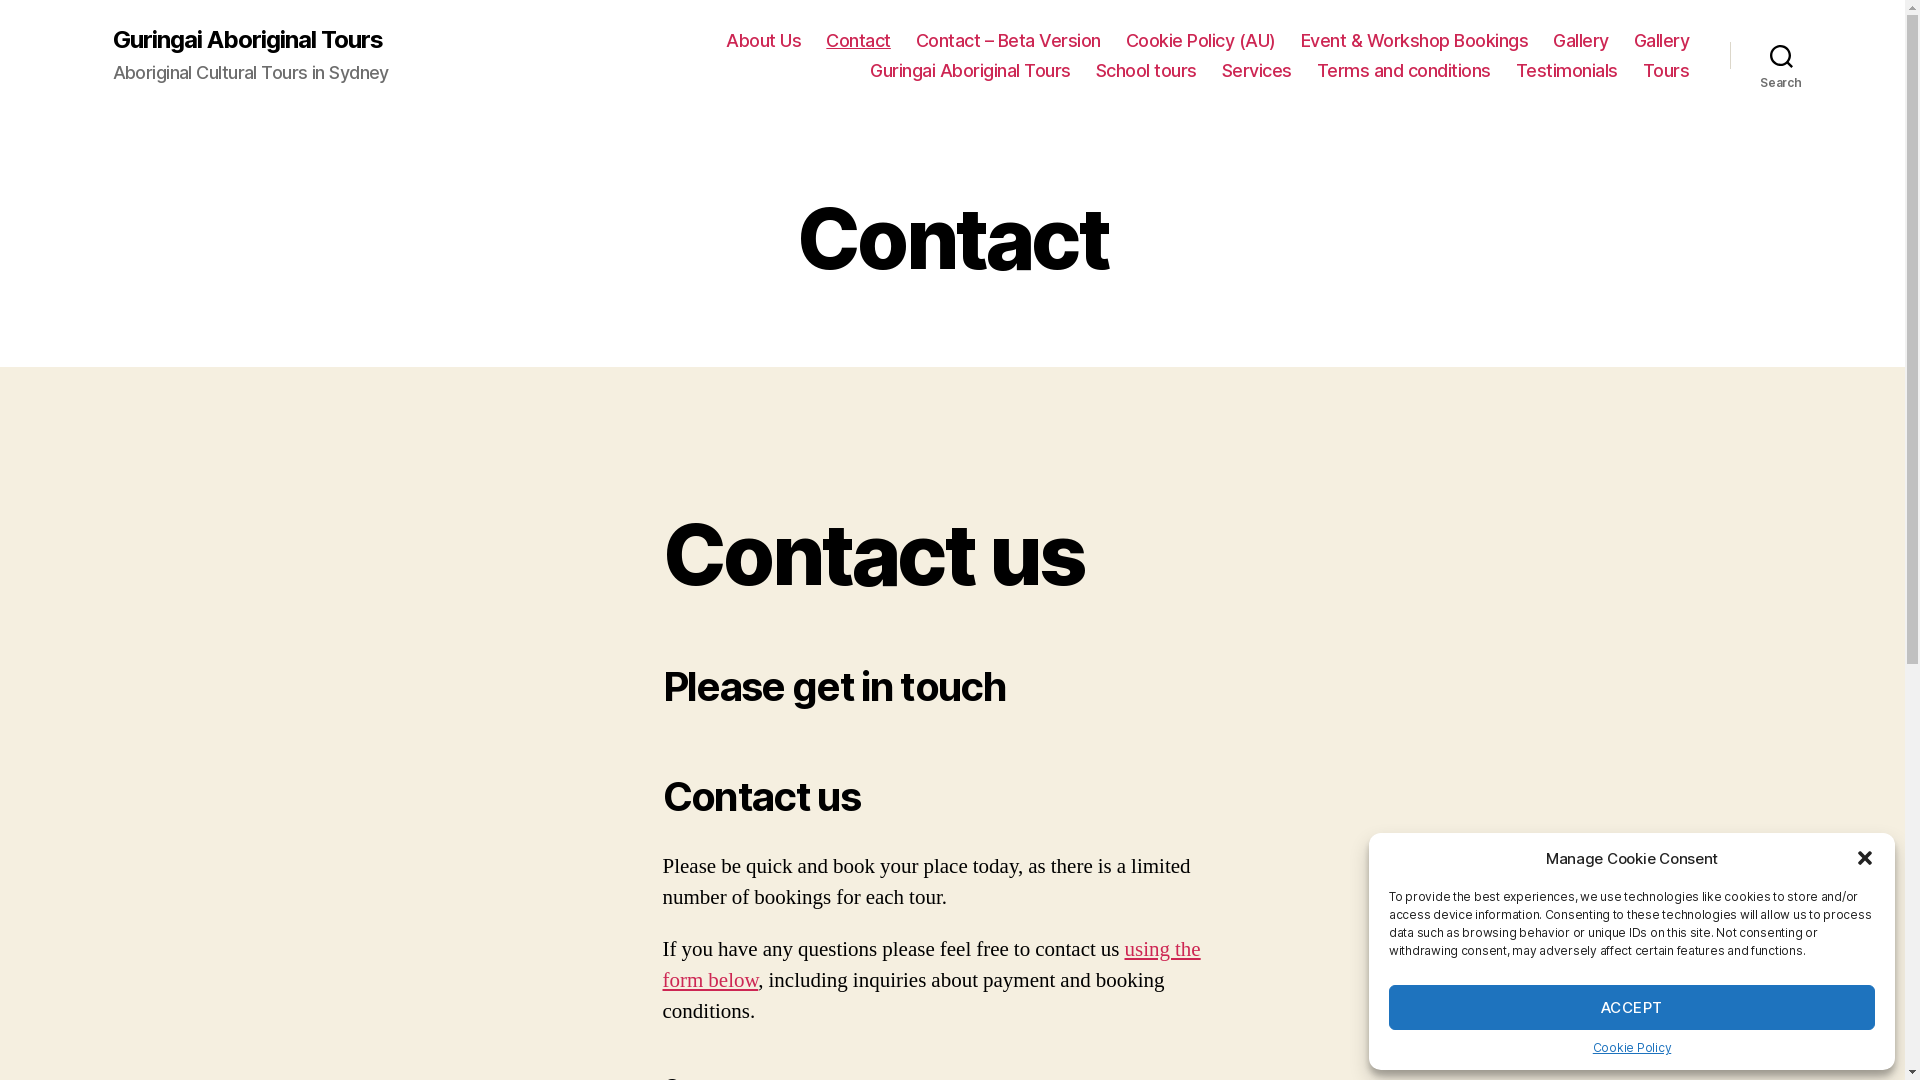  Describe the element at coordinates (1661, 41) in the screenshot. I see `'Gallery'` at that location.